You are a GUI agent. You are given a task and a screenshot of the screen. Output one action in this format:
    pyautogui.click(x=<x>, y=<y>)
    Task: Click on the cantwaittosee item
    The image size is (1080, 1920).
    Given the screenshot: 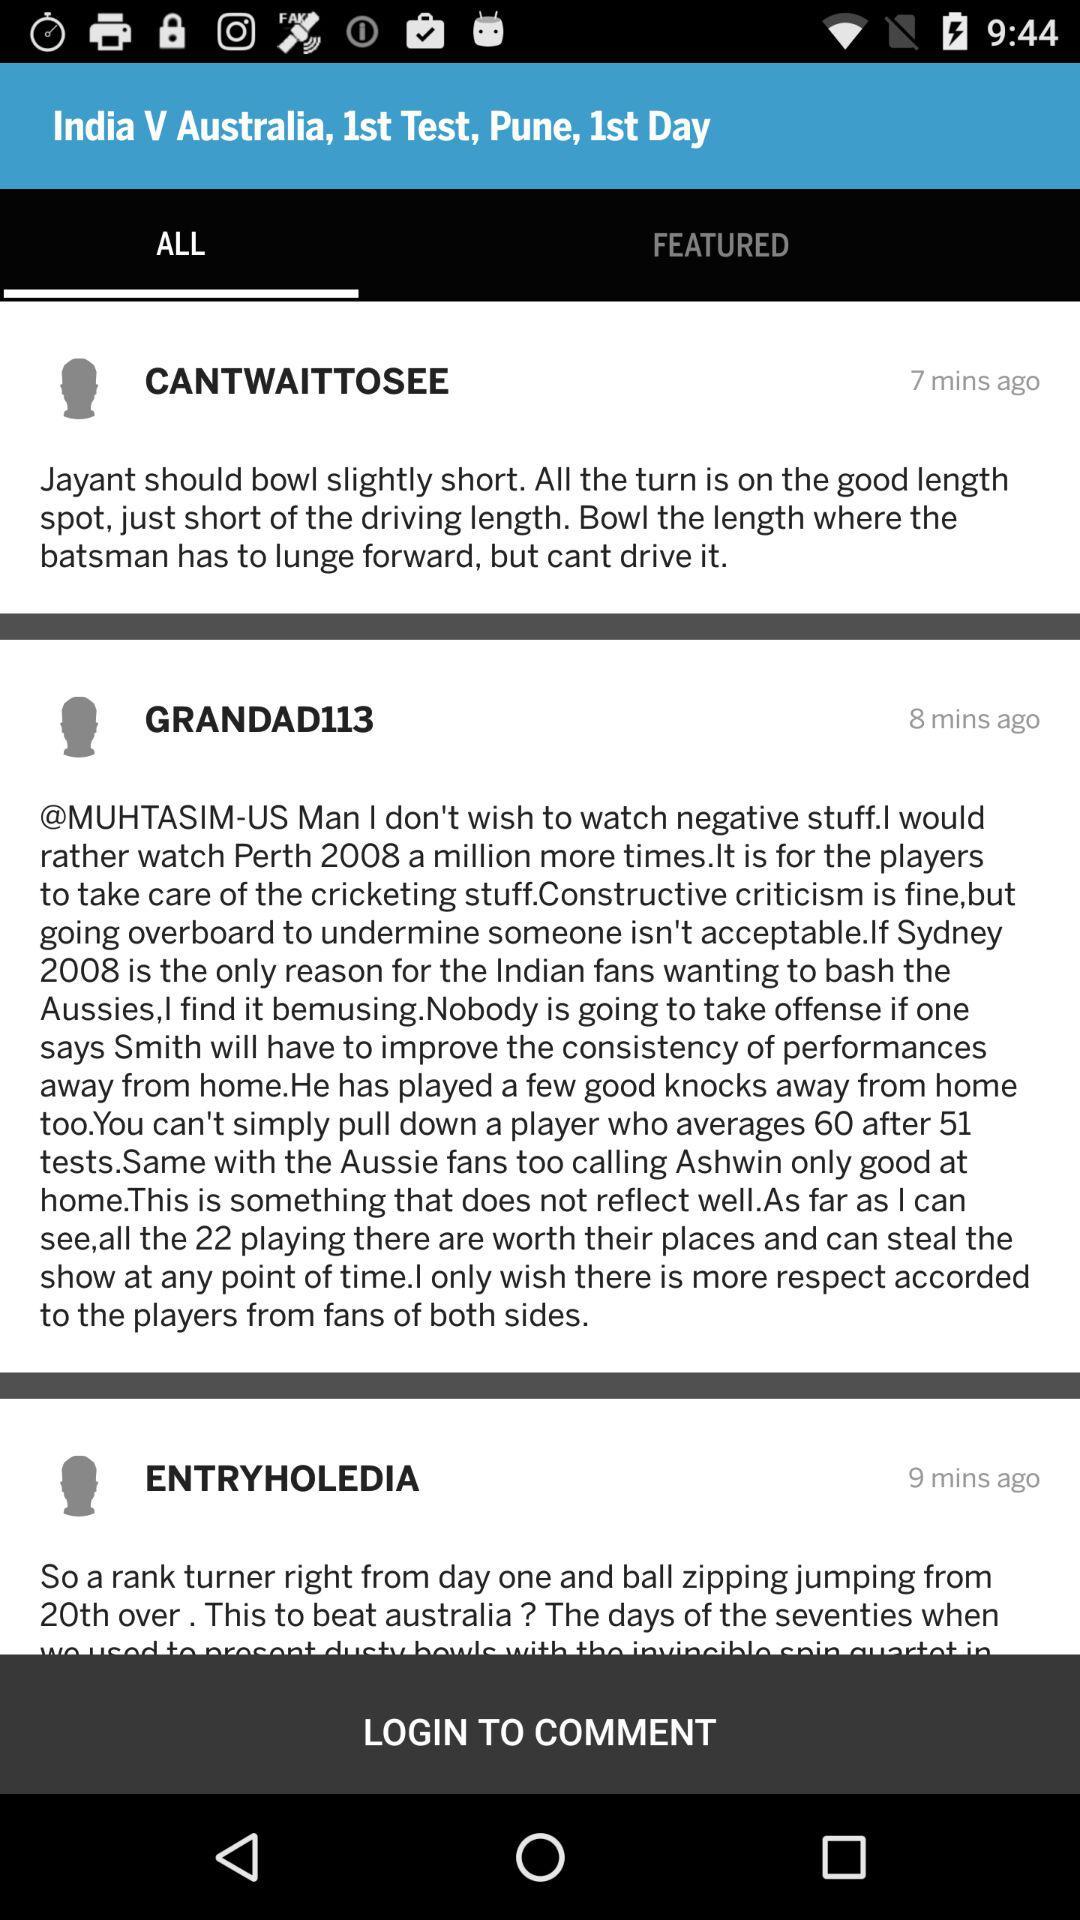 What is the action you would take?
    pyautogui.click(x=513, y=380)
    